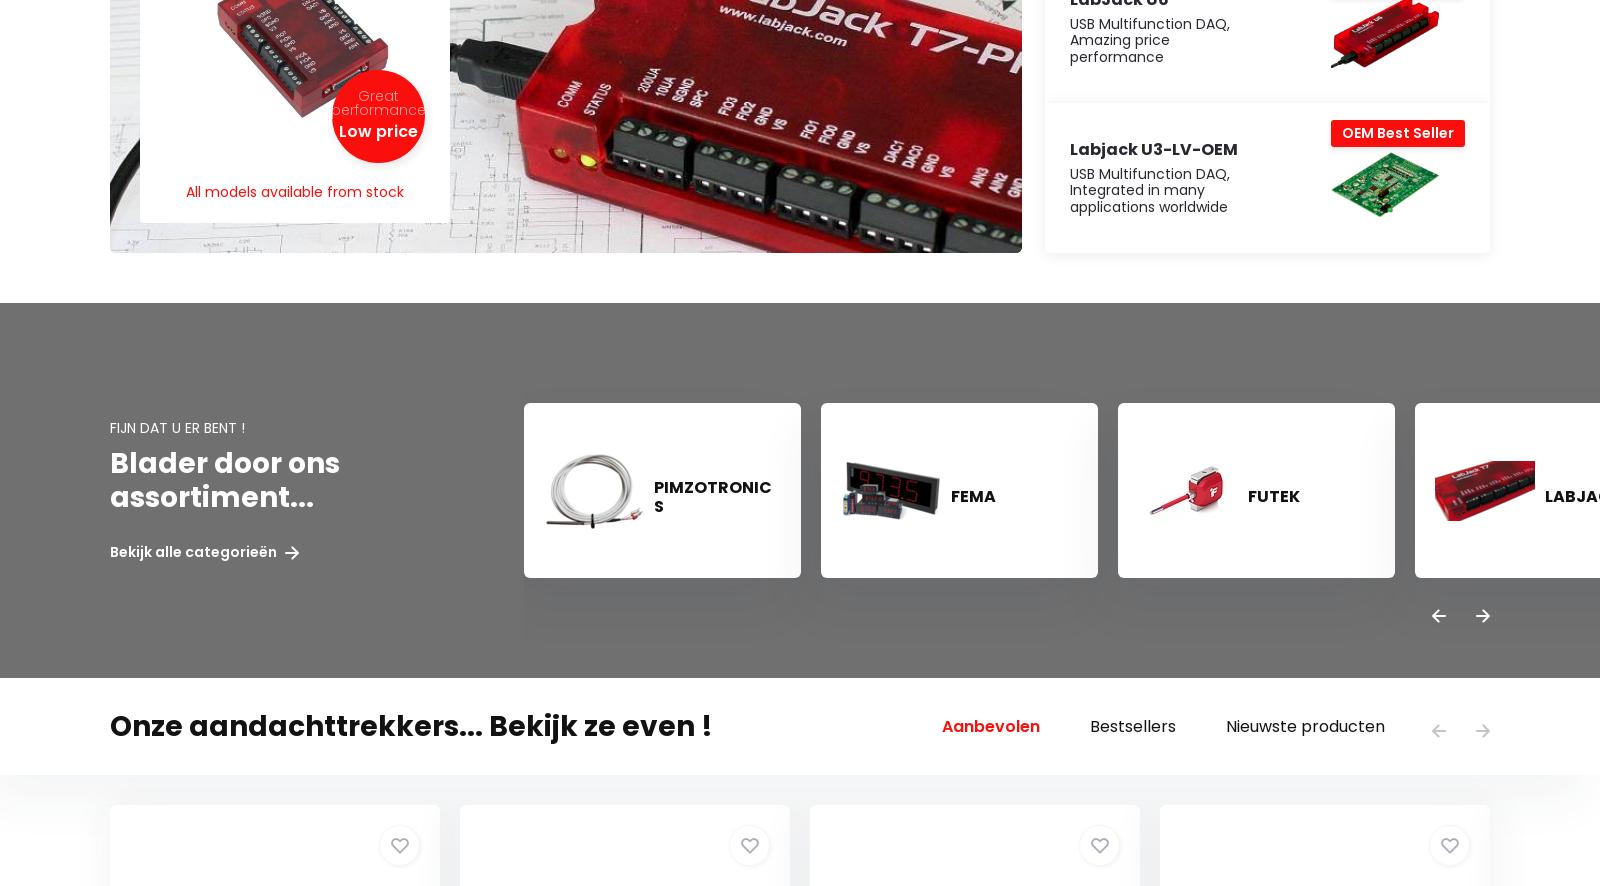  Describe the element at coordinates (197, 391) in the screenshot. I see `'Contact / Klantenservice'` at that location.